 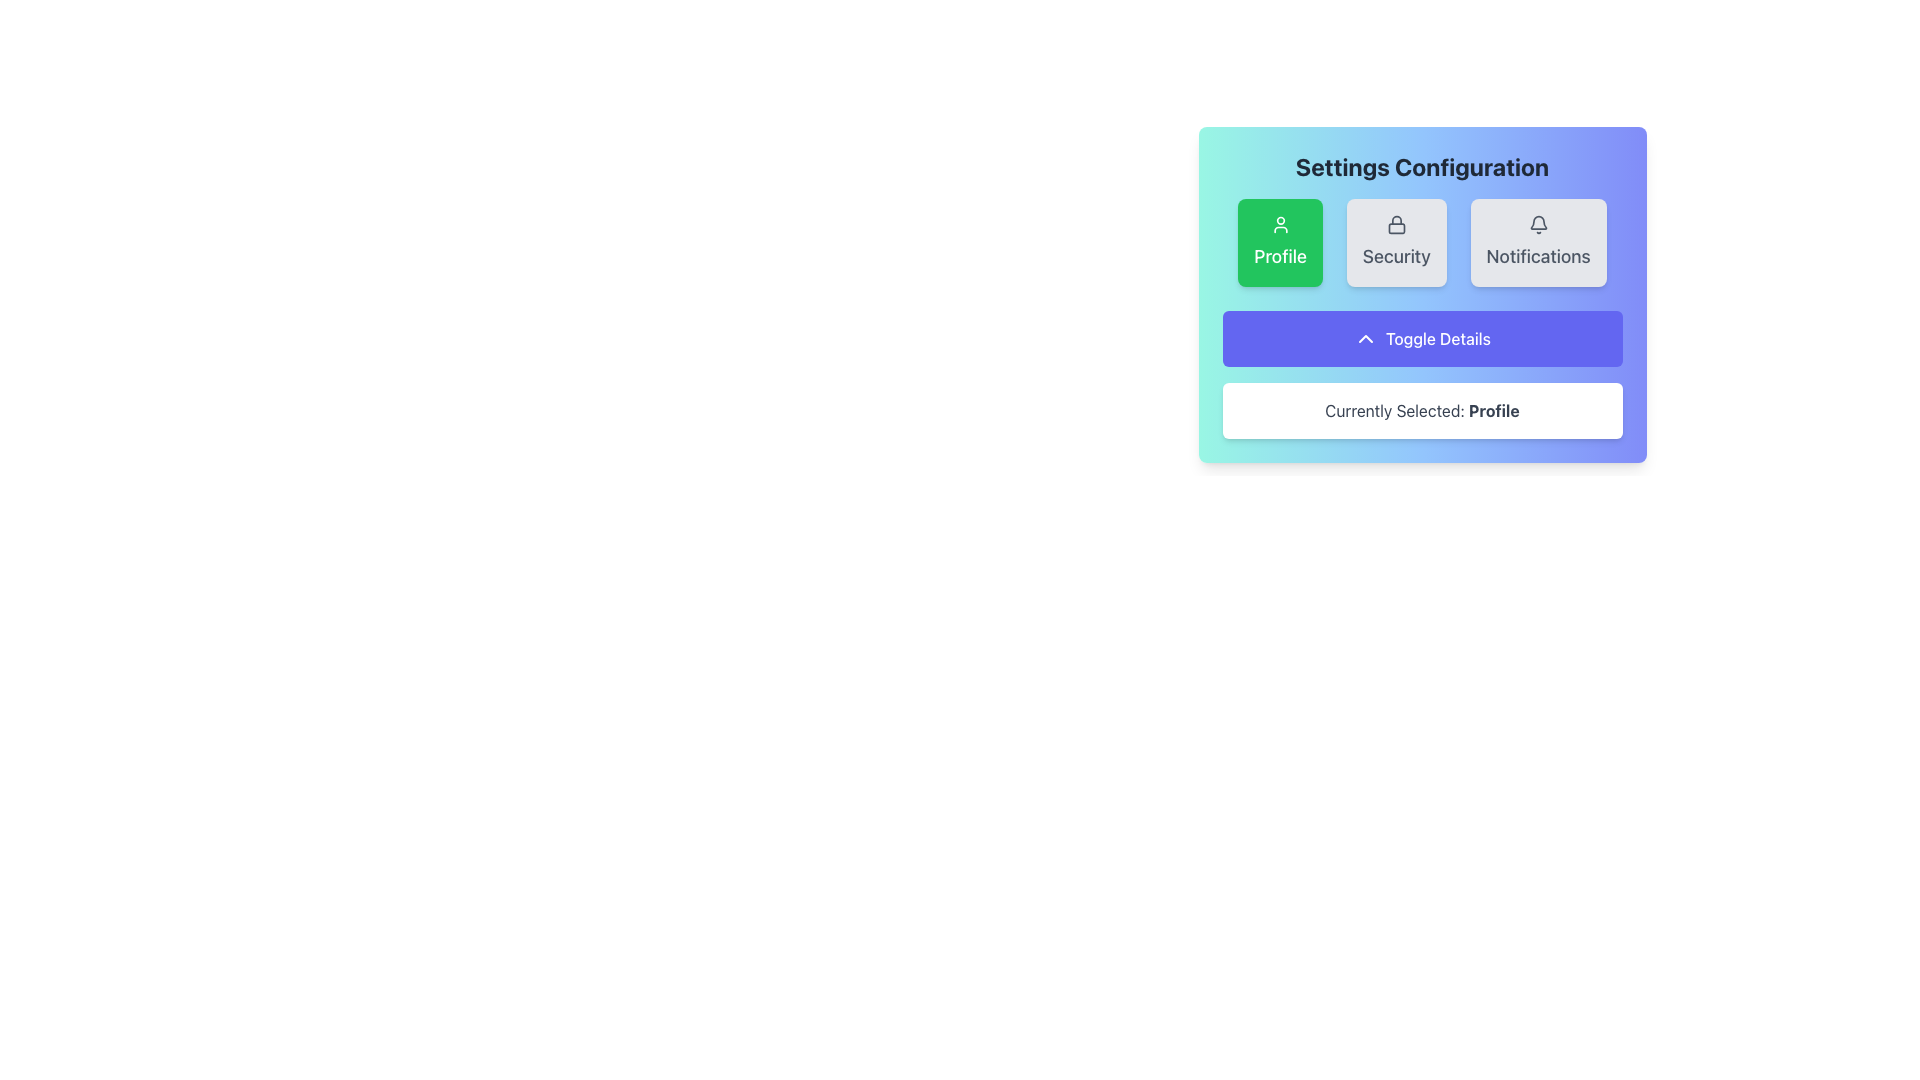 I want to click on the settings toggle button located centrally below the profile option buttons and above the 'Currently Selected: Profile' section to navigate, so click(x=1421, y=338).